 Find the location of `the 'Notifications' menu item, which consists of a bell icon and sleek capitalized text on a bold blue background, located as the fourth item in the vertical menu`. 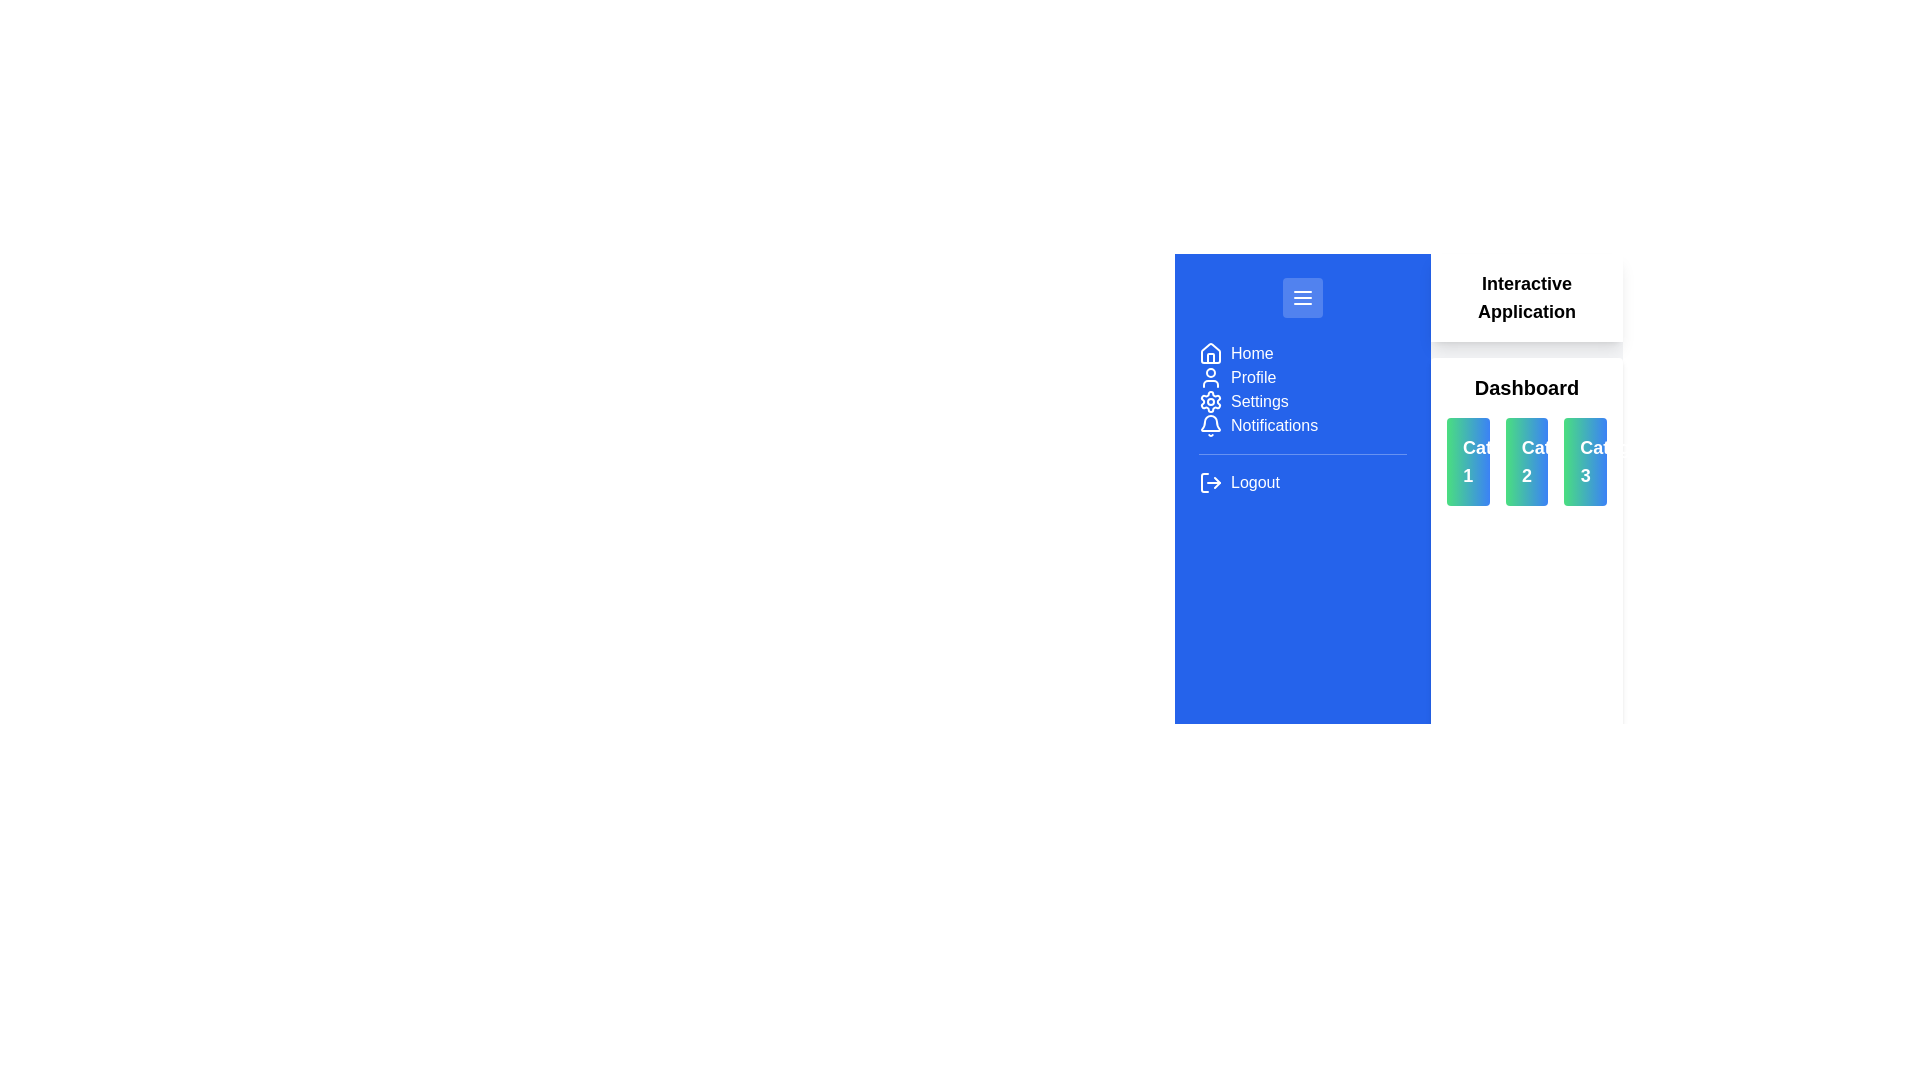

the 'Notifications' menu item, which consists of a bell icon and sleek capitalized text on a bold blue background, located as the fourth item in the vertical menu is located at coordinates (1302, 424).